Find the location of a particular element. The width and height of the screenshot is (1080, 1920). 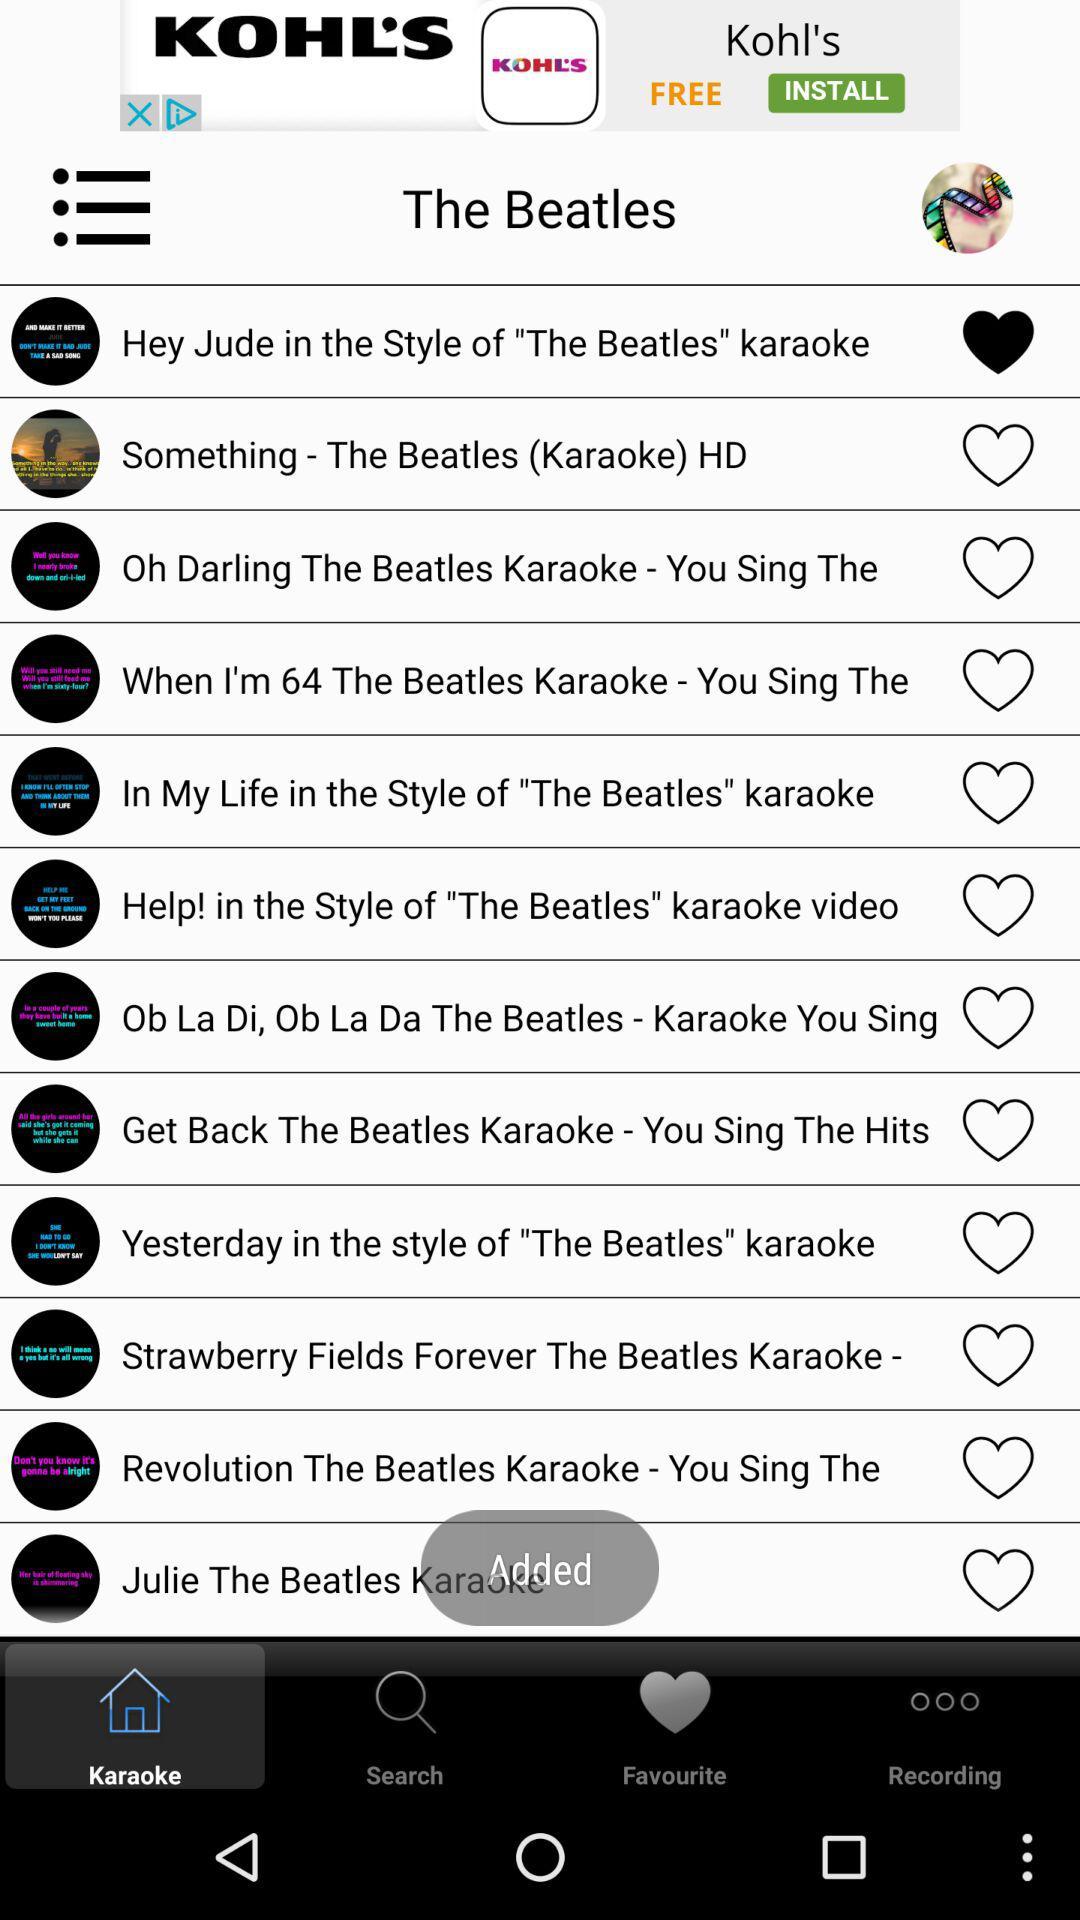

favorite is located at coordinates (998, 341).